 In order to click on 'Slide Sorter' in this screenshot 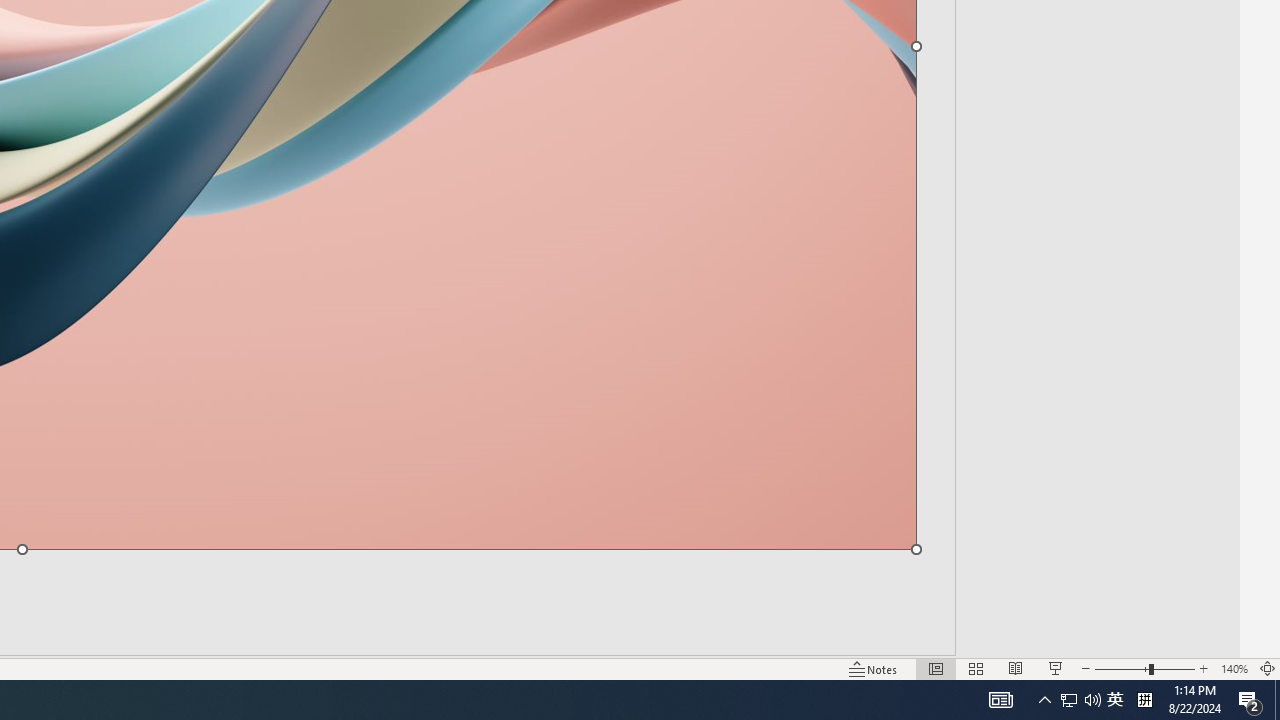, I will do `click(976, 669)`.